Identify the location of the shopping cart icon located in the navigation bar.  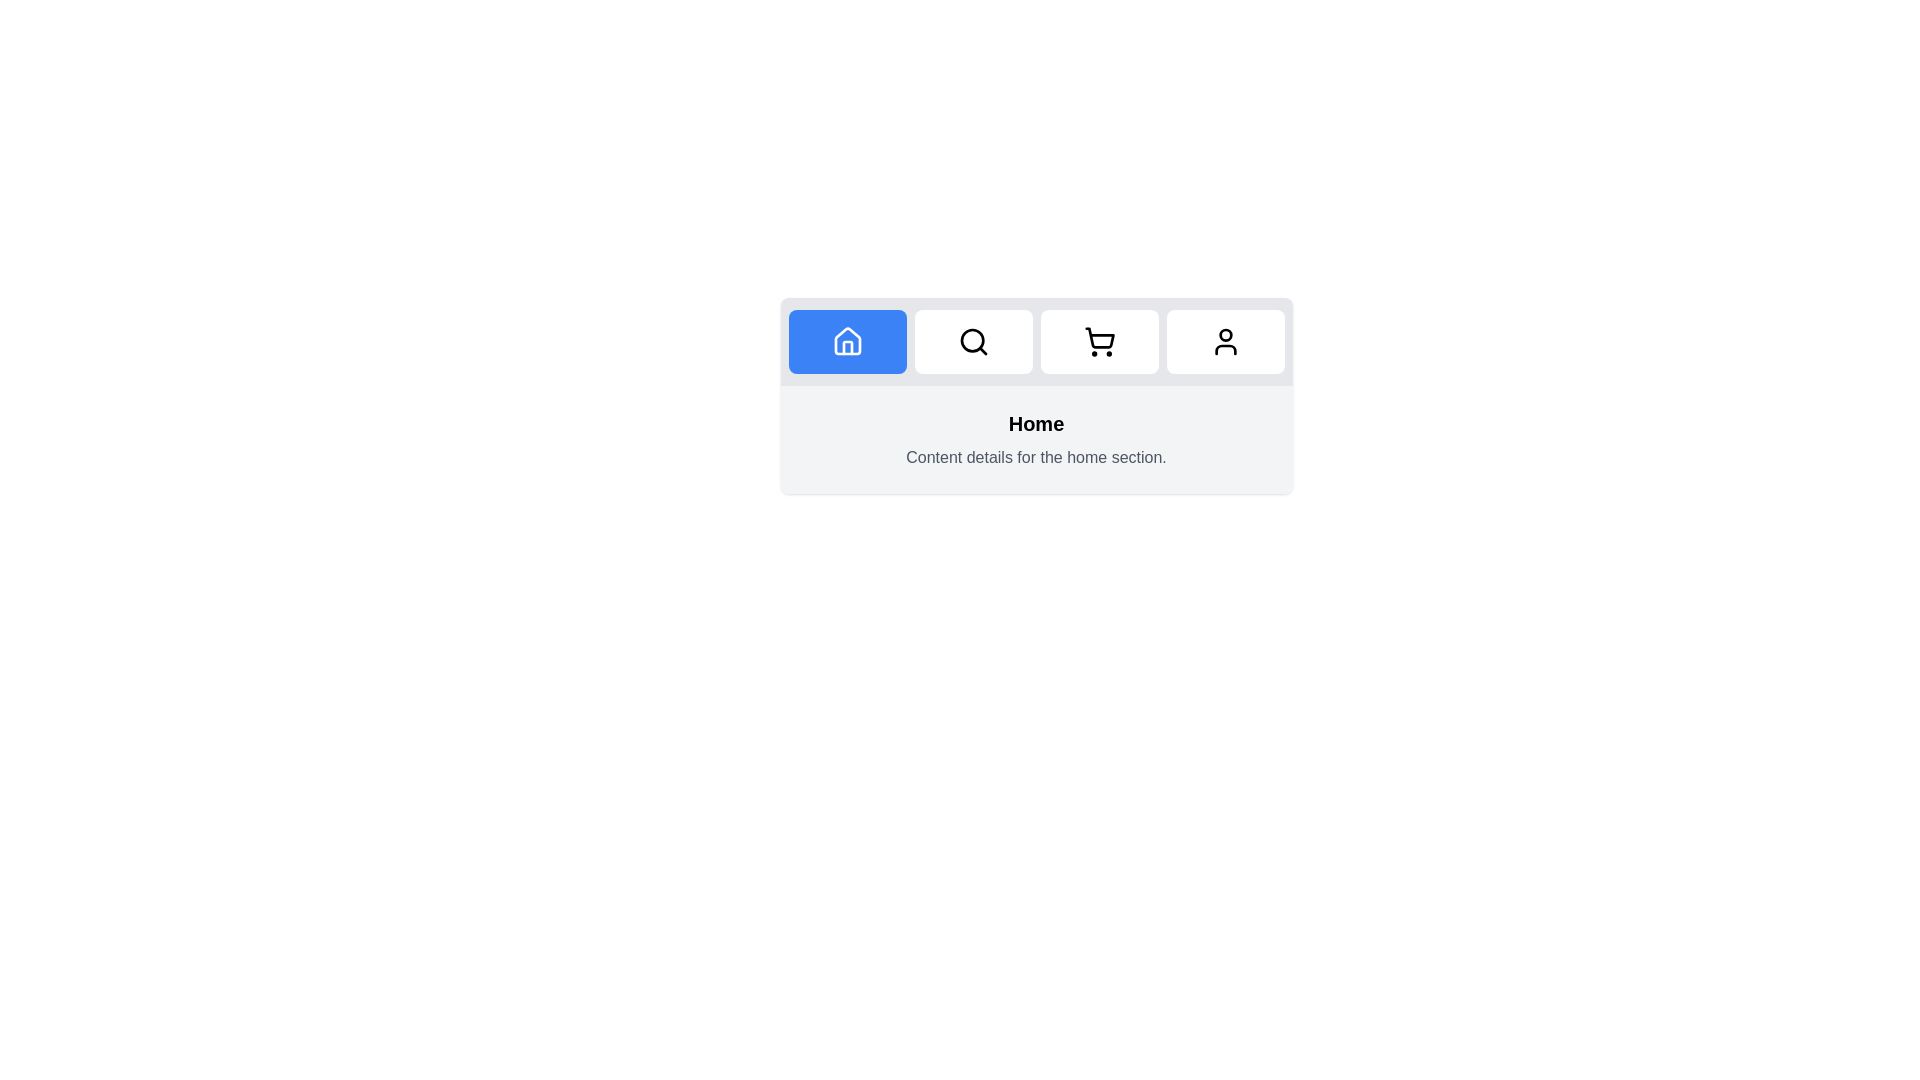
(1098, 341).